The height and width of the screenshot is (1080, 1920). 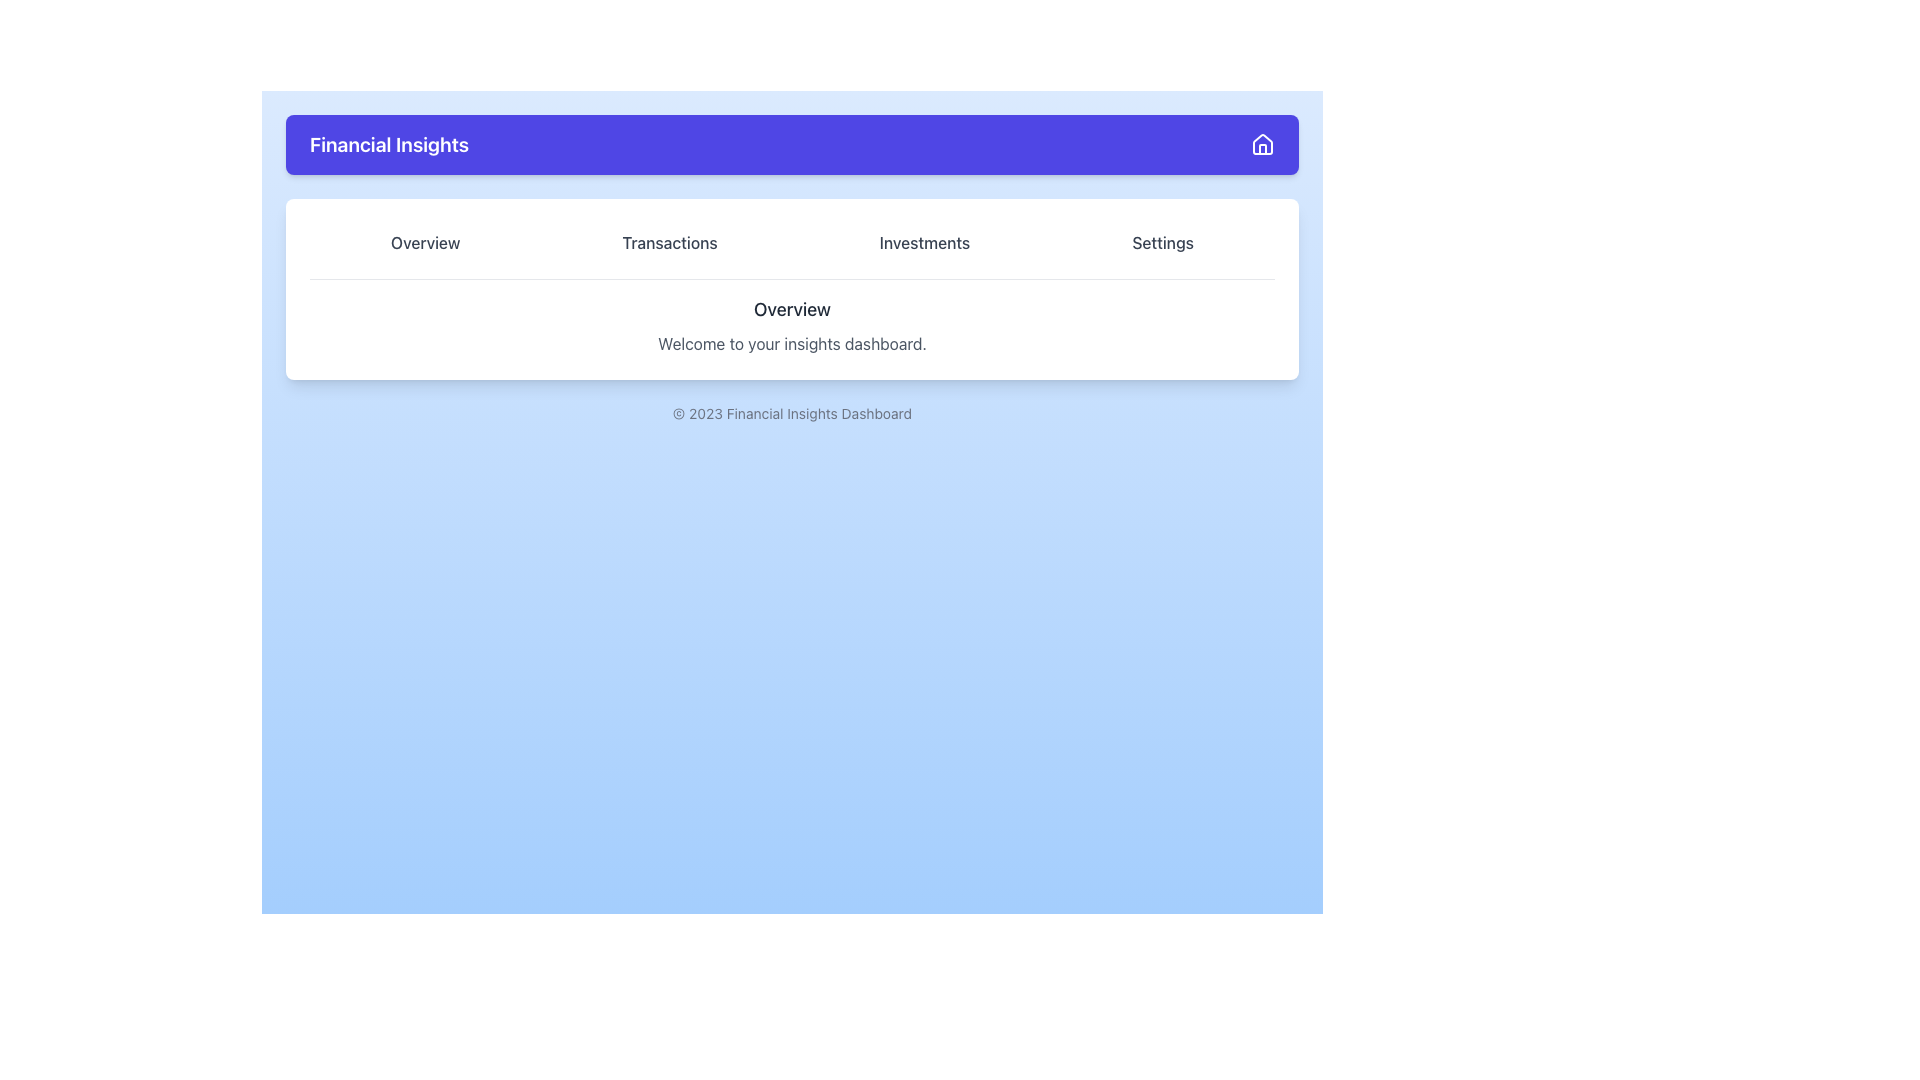 I want to click on the 'Investments' tab in the menu bar, so click(x=924, y=242).